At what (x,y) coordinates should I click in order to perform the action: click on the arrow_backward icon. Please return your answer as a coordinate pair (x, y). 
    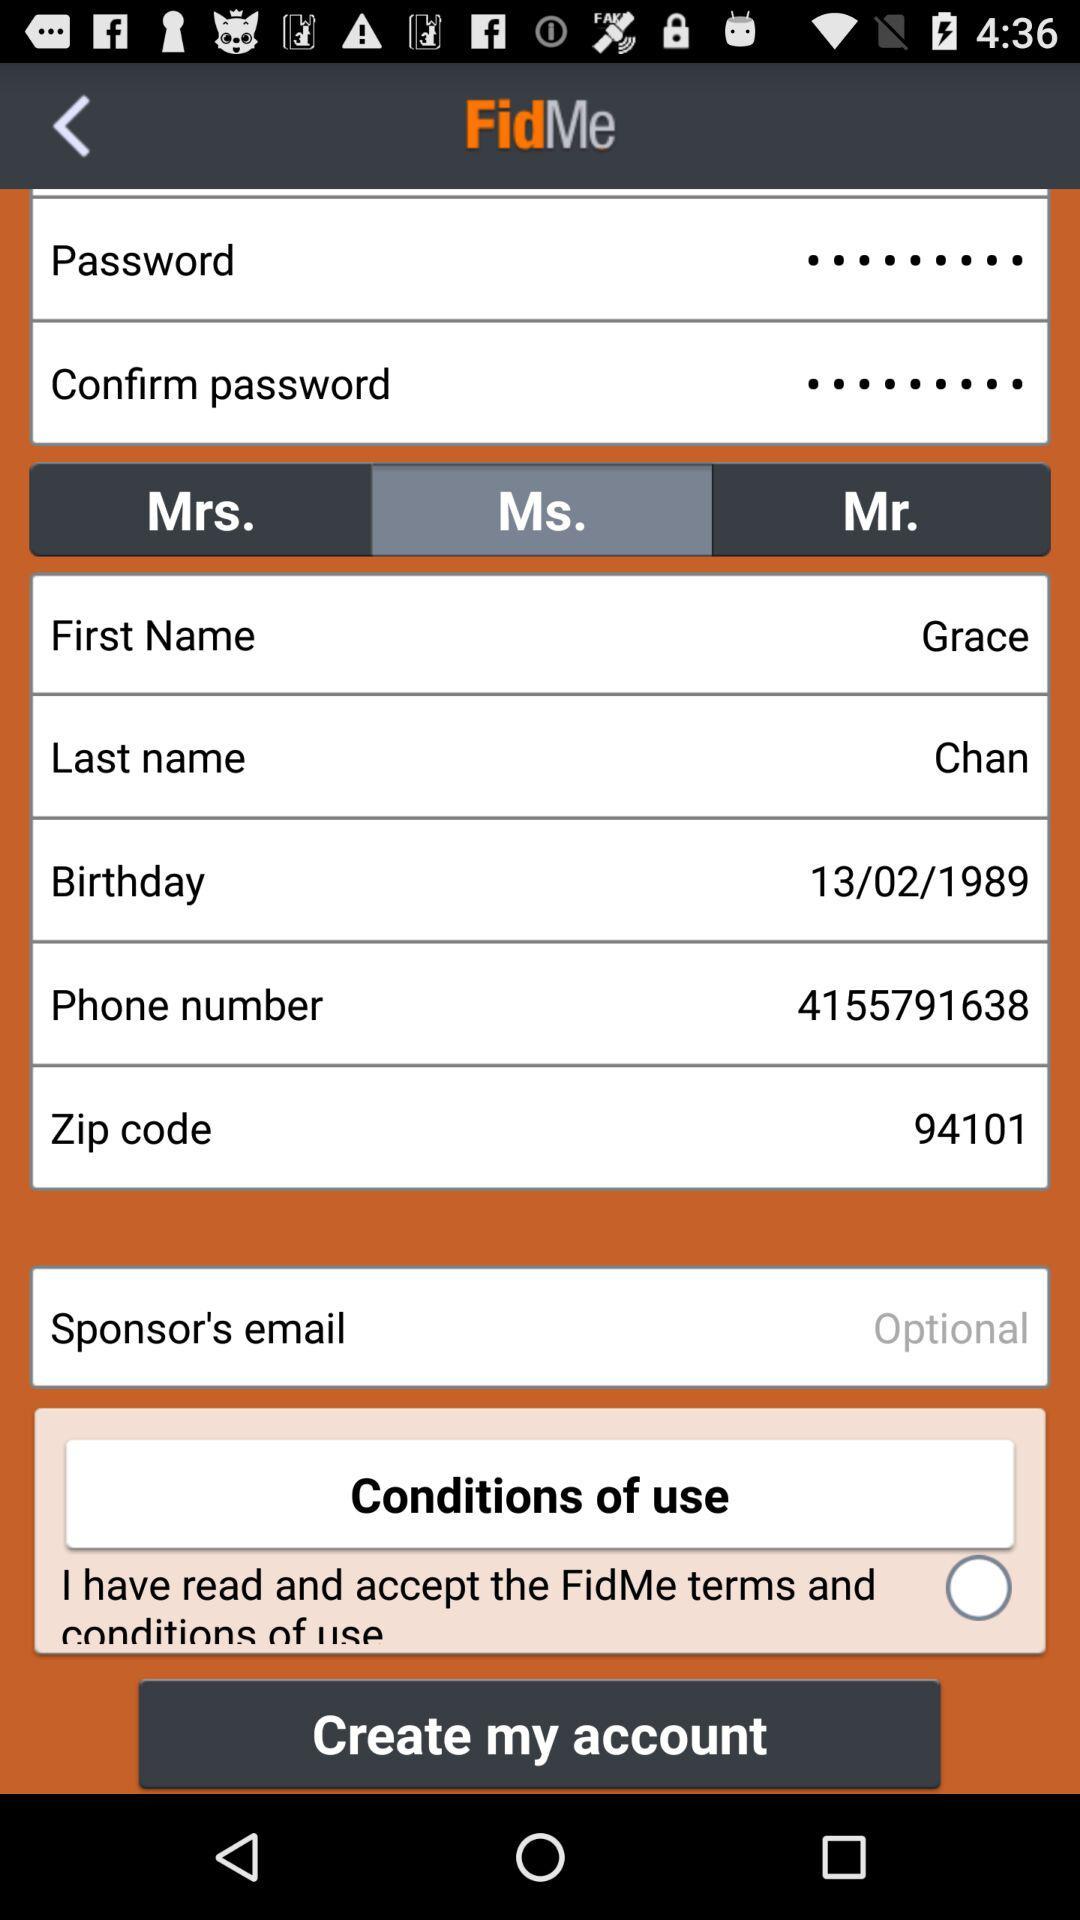
    Looking at the image, I should click on (70, 133).